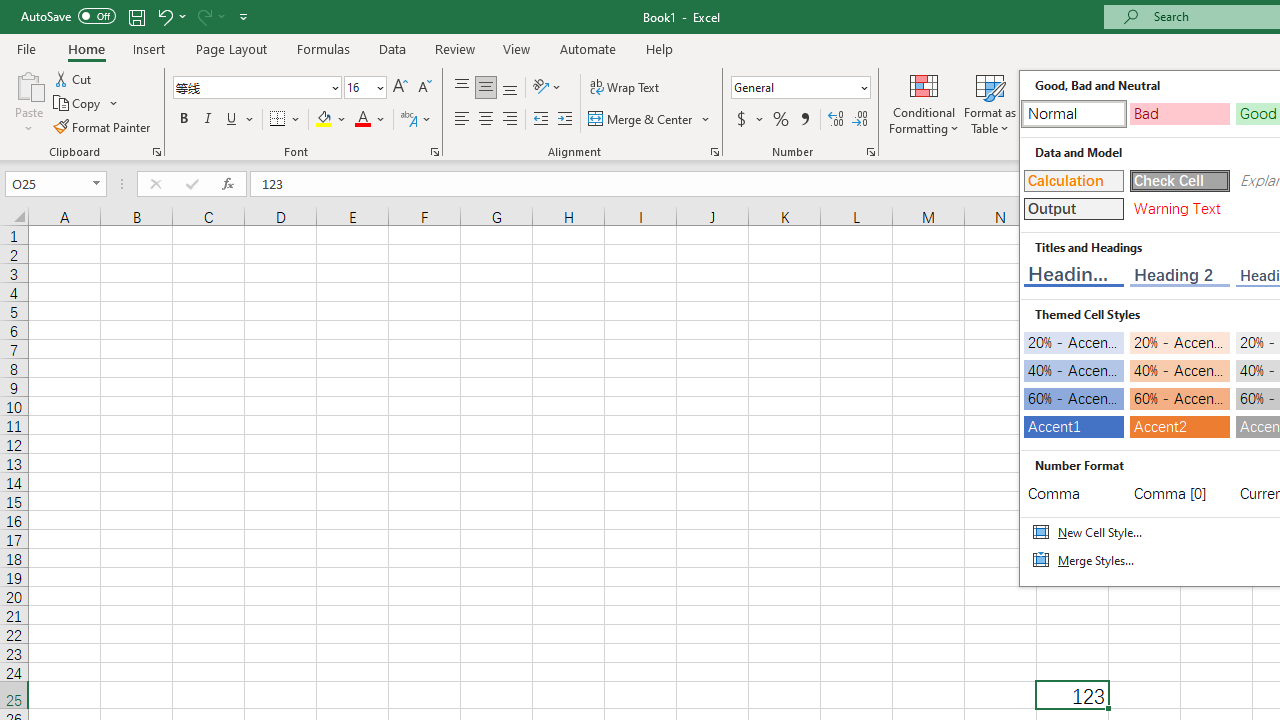 This screenshot has width=1280, height=720. I want to click on 'Font Color RGB(255, 0, 0)', so click(362, 119).